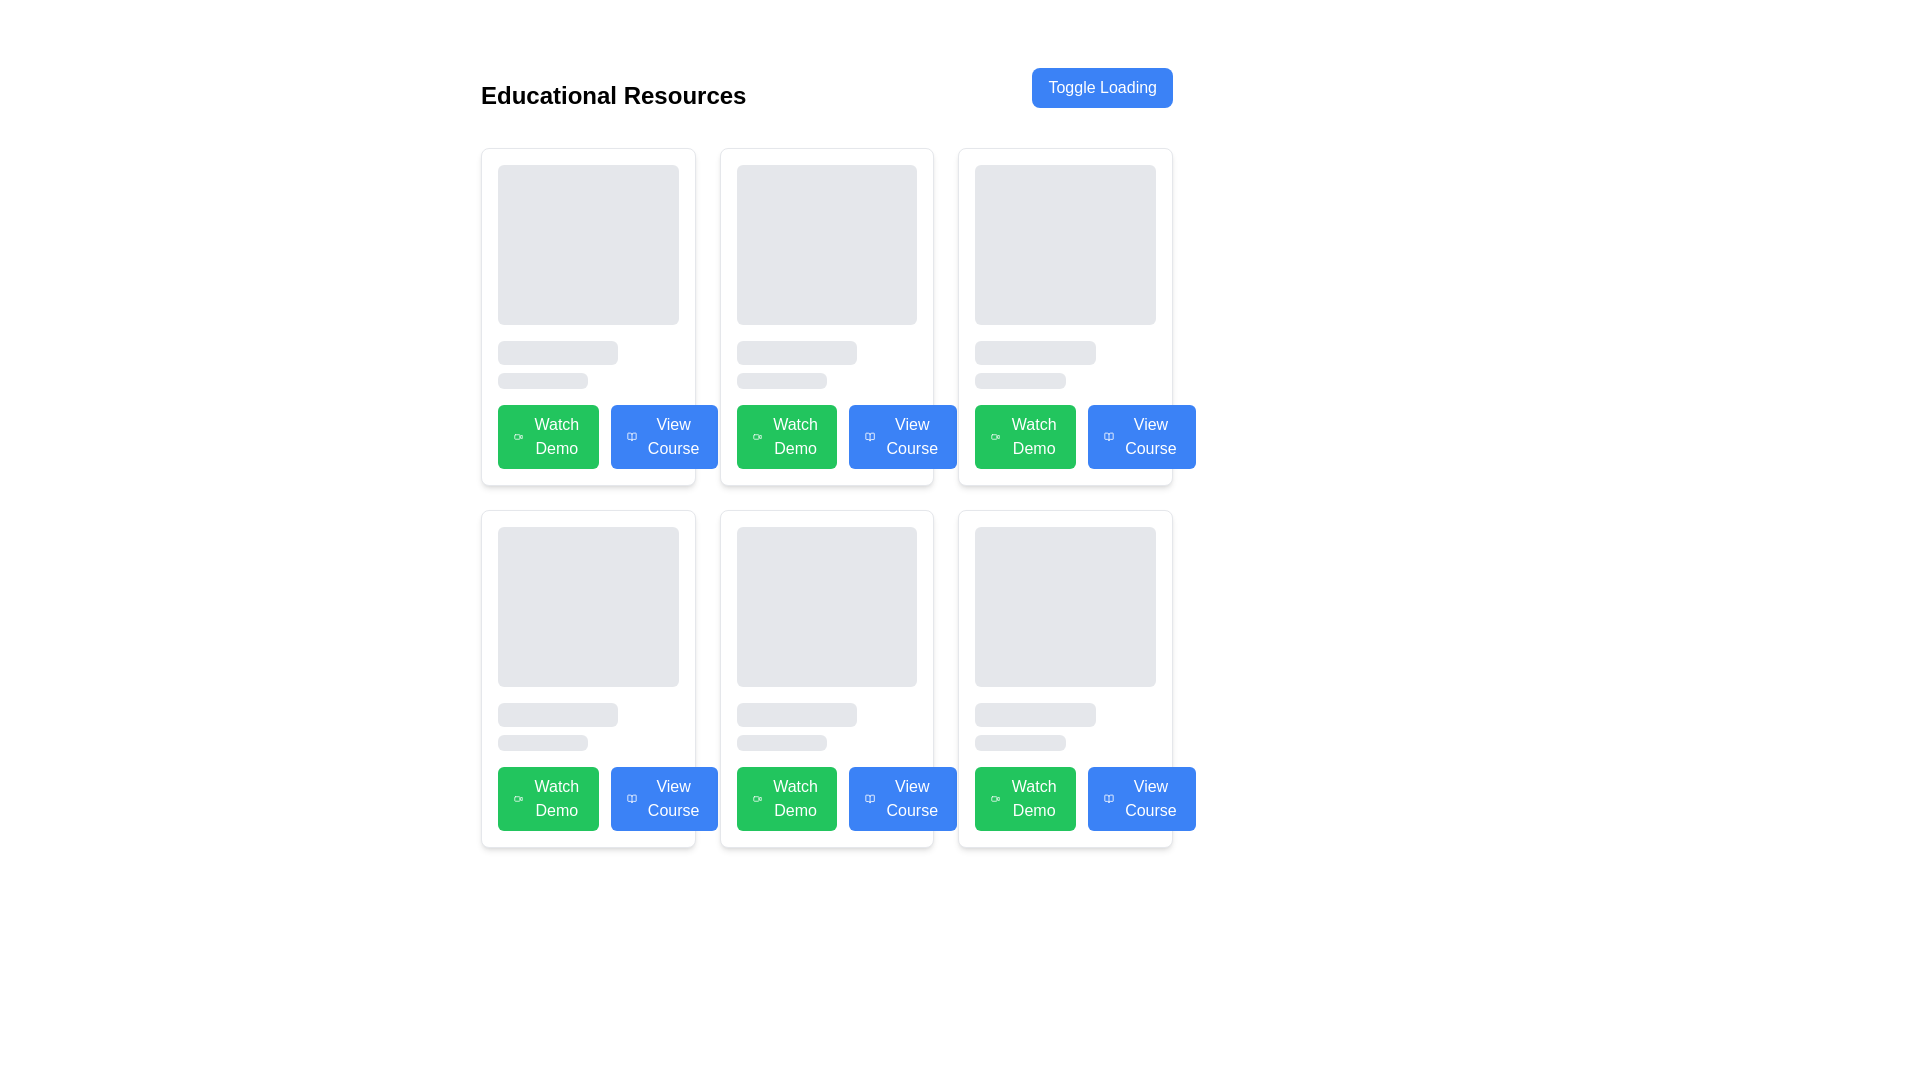 This screenshot has width=1920, height=1080. What do you see at coordinates (1025, 435) in the screenshot?
I see `the 'Watch Demo' button, a rectangular green button with rounded edges and white text, for keyboard navigation` at bounding box center [1025, 435].